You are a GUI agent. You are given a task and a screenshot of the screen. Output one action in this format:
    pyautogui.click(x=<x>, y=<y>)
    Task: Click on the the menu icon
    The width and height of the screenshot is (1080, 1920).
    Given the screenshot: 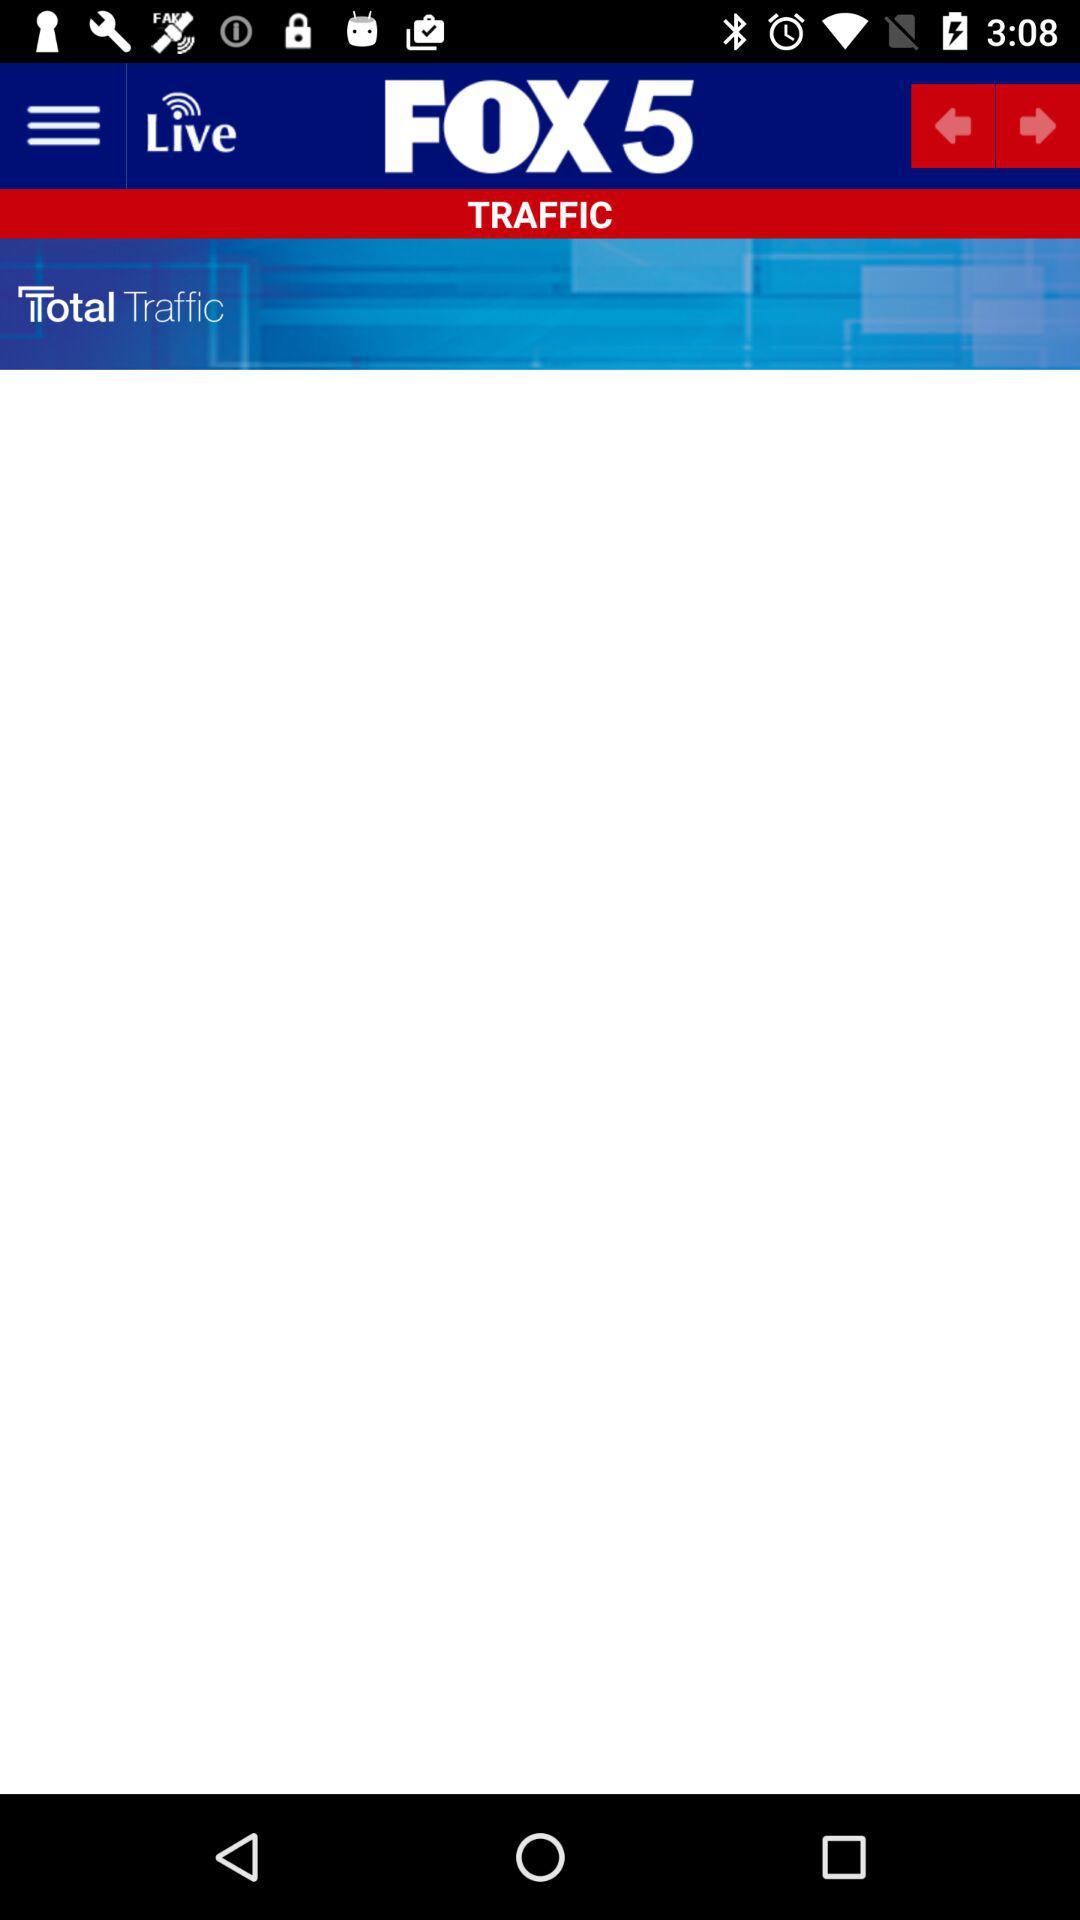 What is the action you would take?
    pyautogui.click(x=61, y=124)
    